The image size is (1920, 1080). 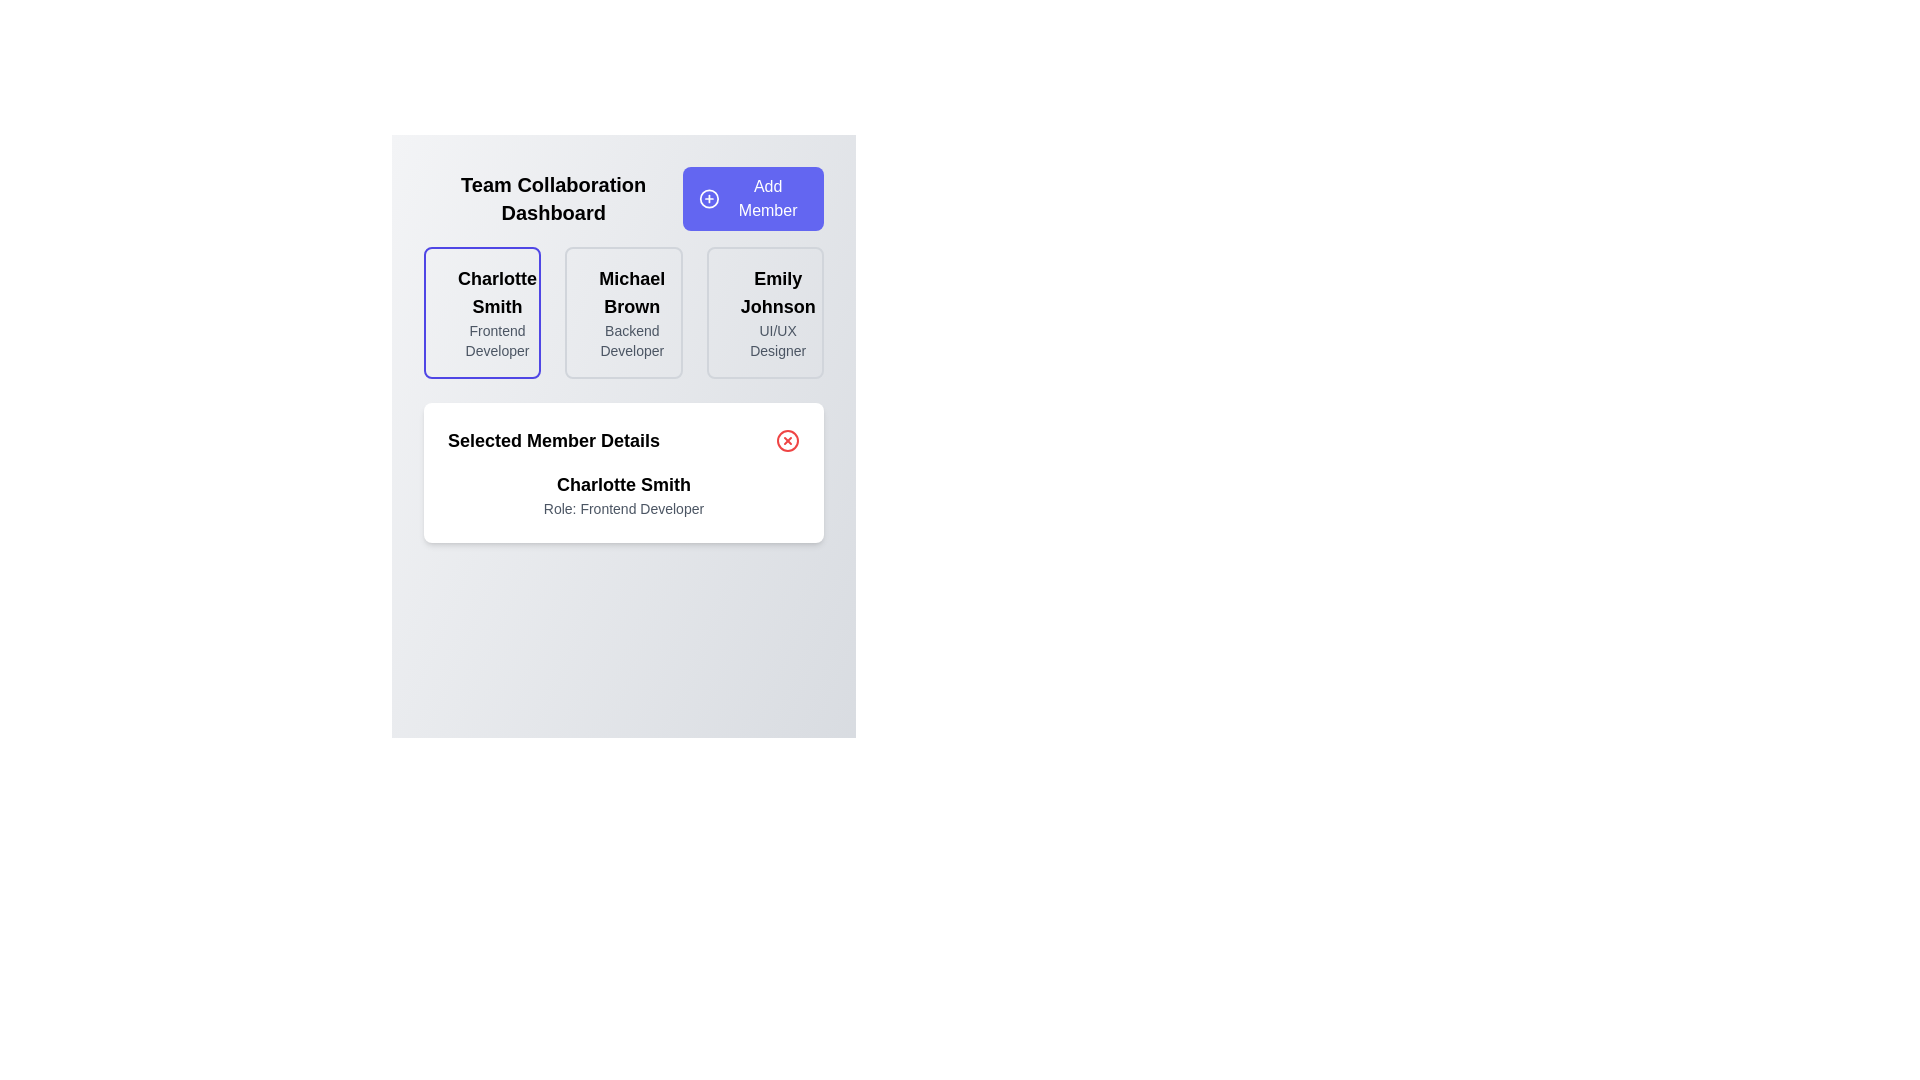 I want to click on the text label displaying the name 'Michael Brown', which is styled in bold and slightly larger font, positioned above the label 'Backend Developer', so click(x=631, y=293).